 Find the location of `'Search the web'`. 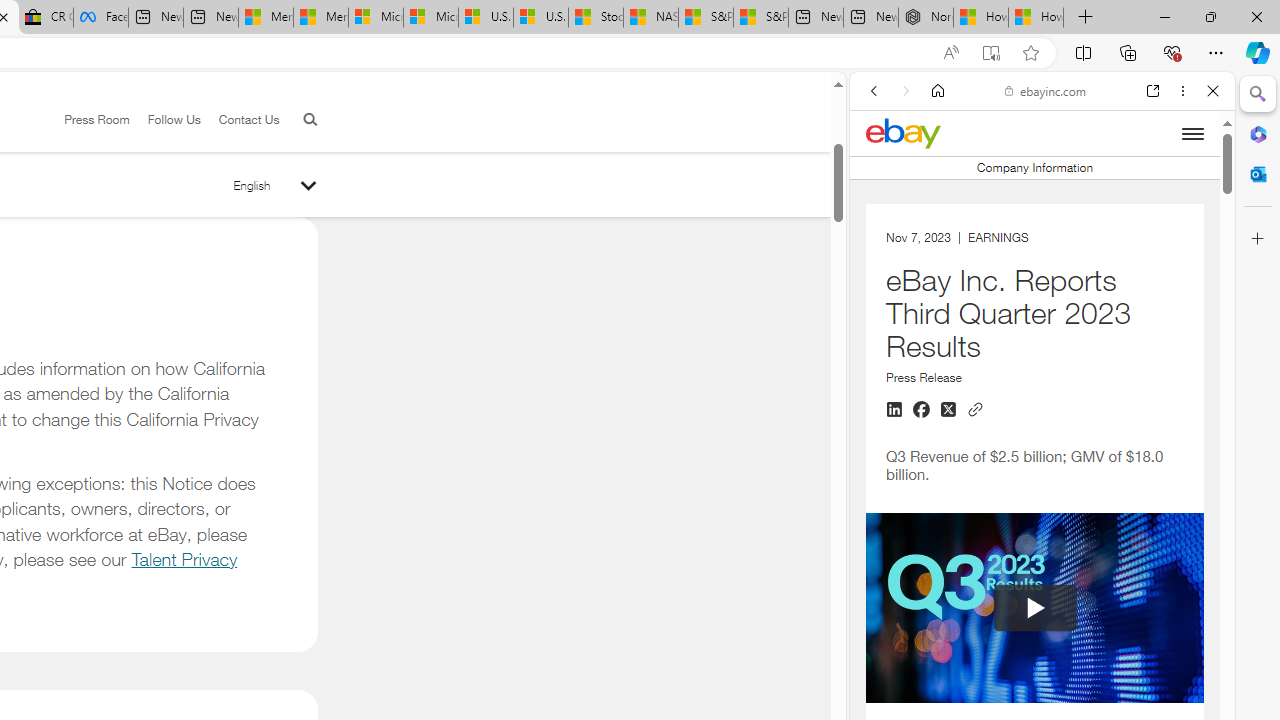

'Search the web' is located at coordinates (1051, 137).